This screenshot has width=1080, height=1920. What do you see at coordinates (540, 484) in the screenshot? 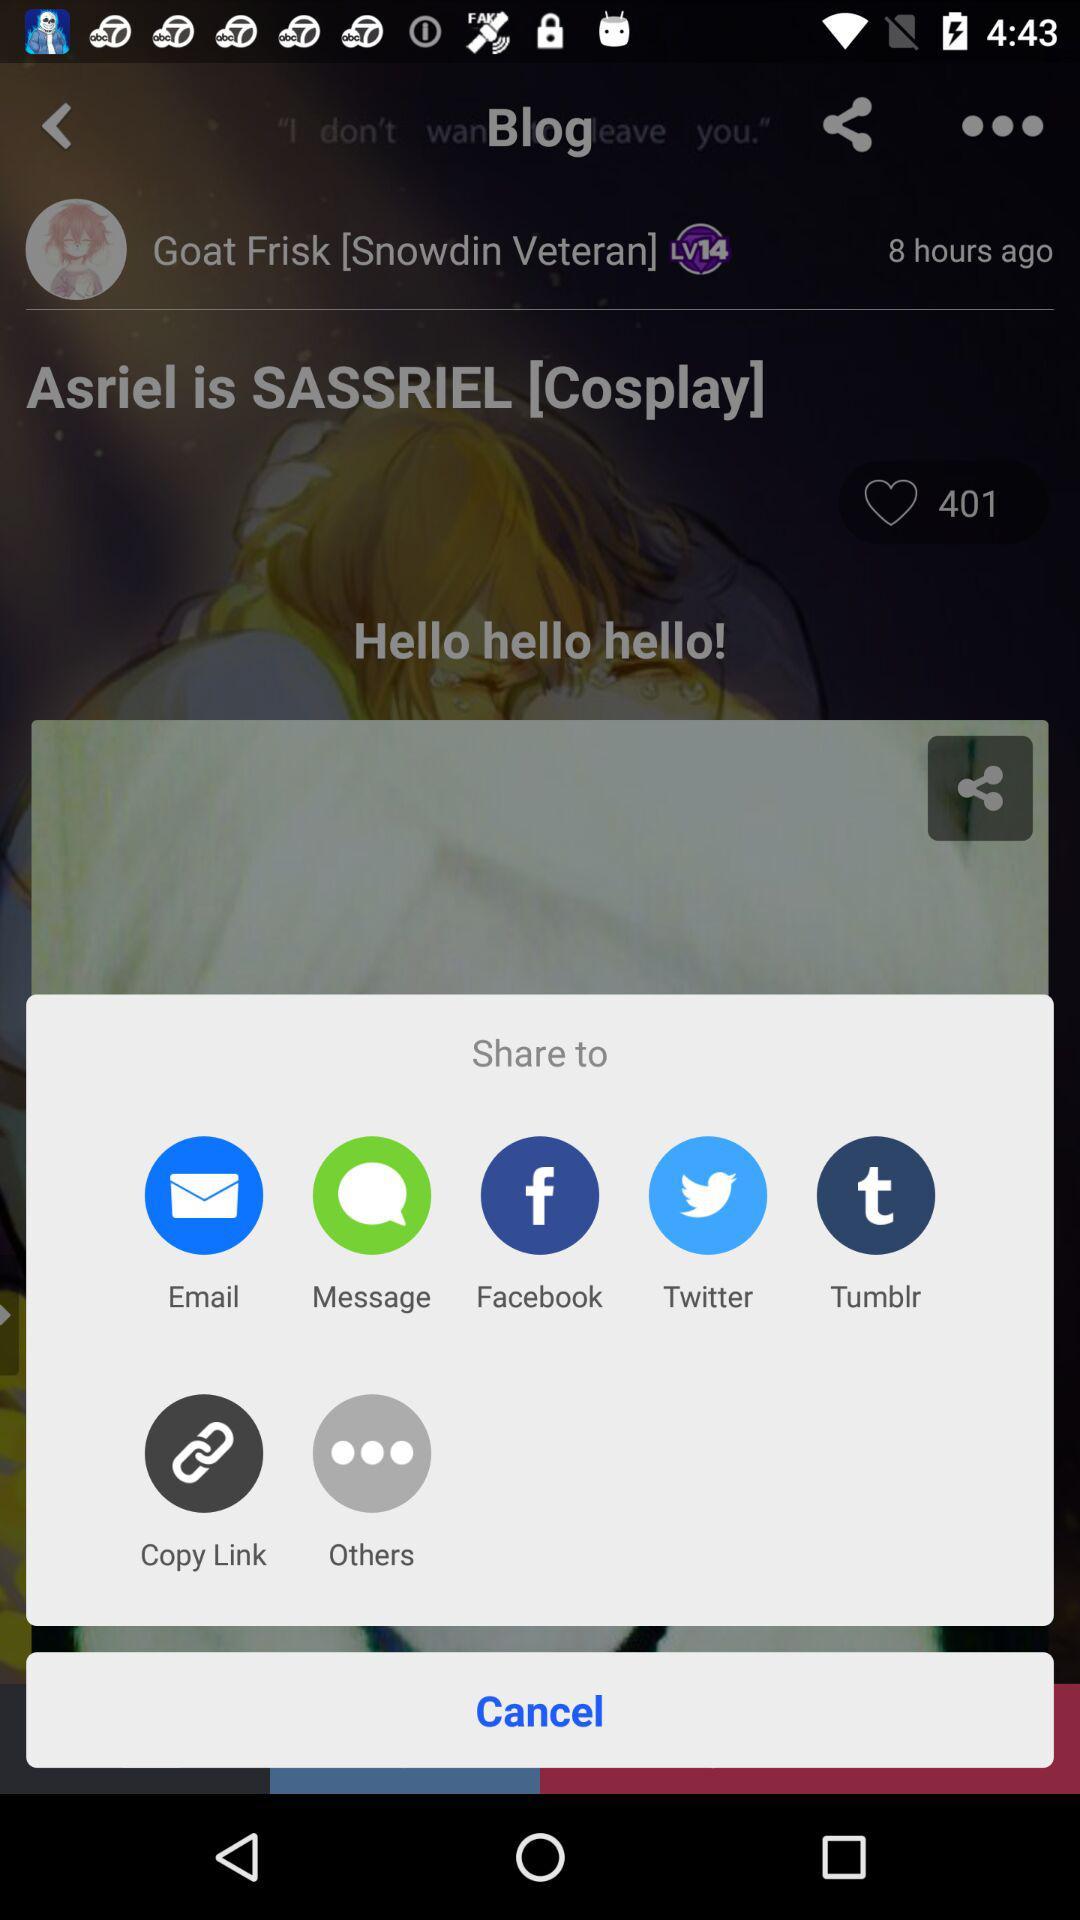
I see `the icon above share to icon` at bounding box center [540, 484].